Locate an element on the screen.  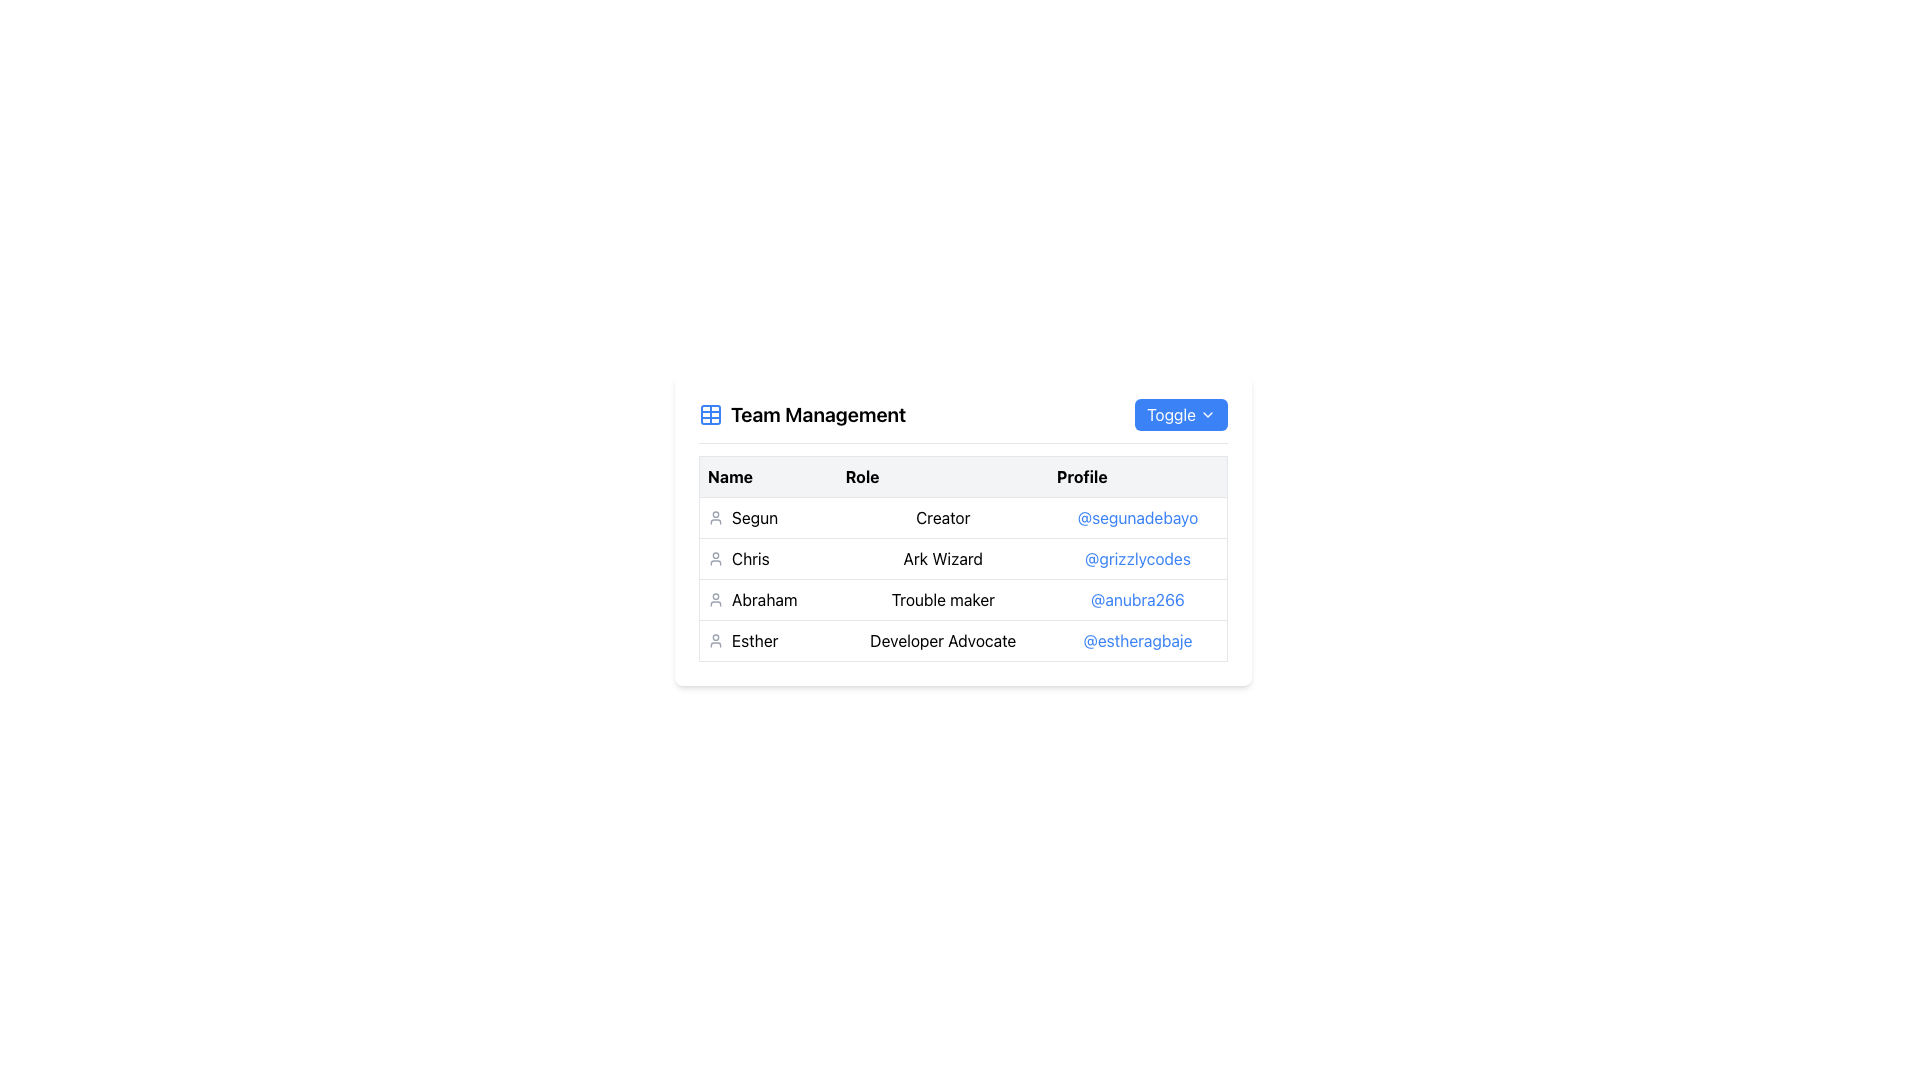
the hyperlink in the 'Profile' column of the first row for the user 'Segun', which links to the GitHub profile 'https://github.com/segunadebayo' is located at coordinates (1138, 516).